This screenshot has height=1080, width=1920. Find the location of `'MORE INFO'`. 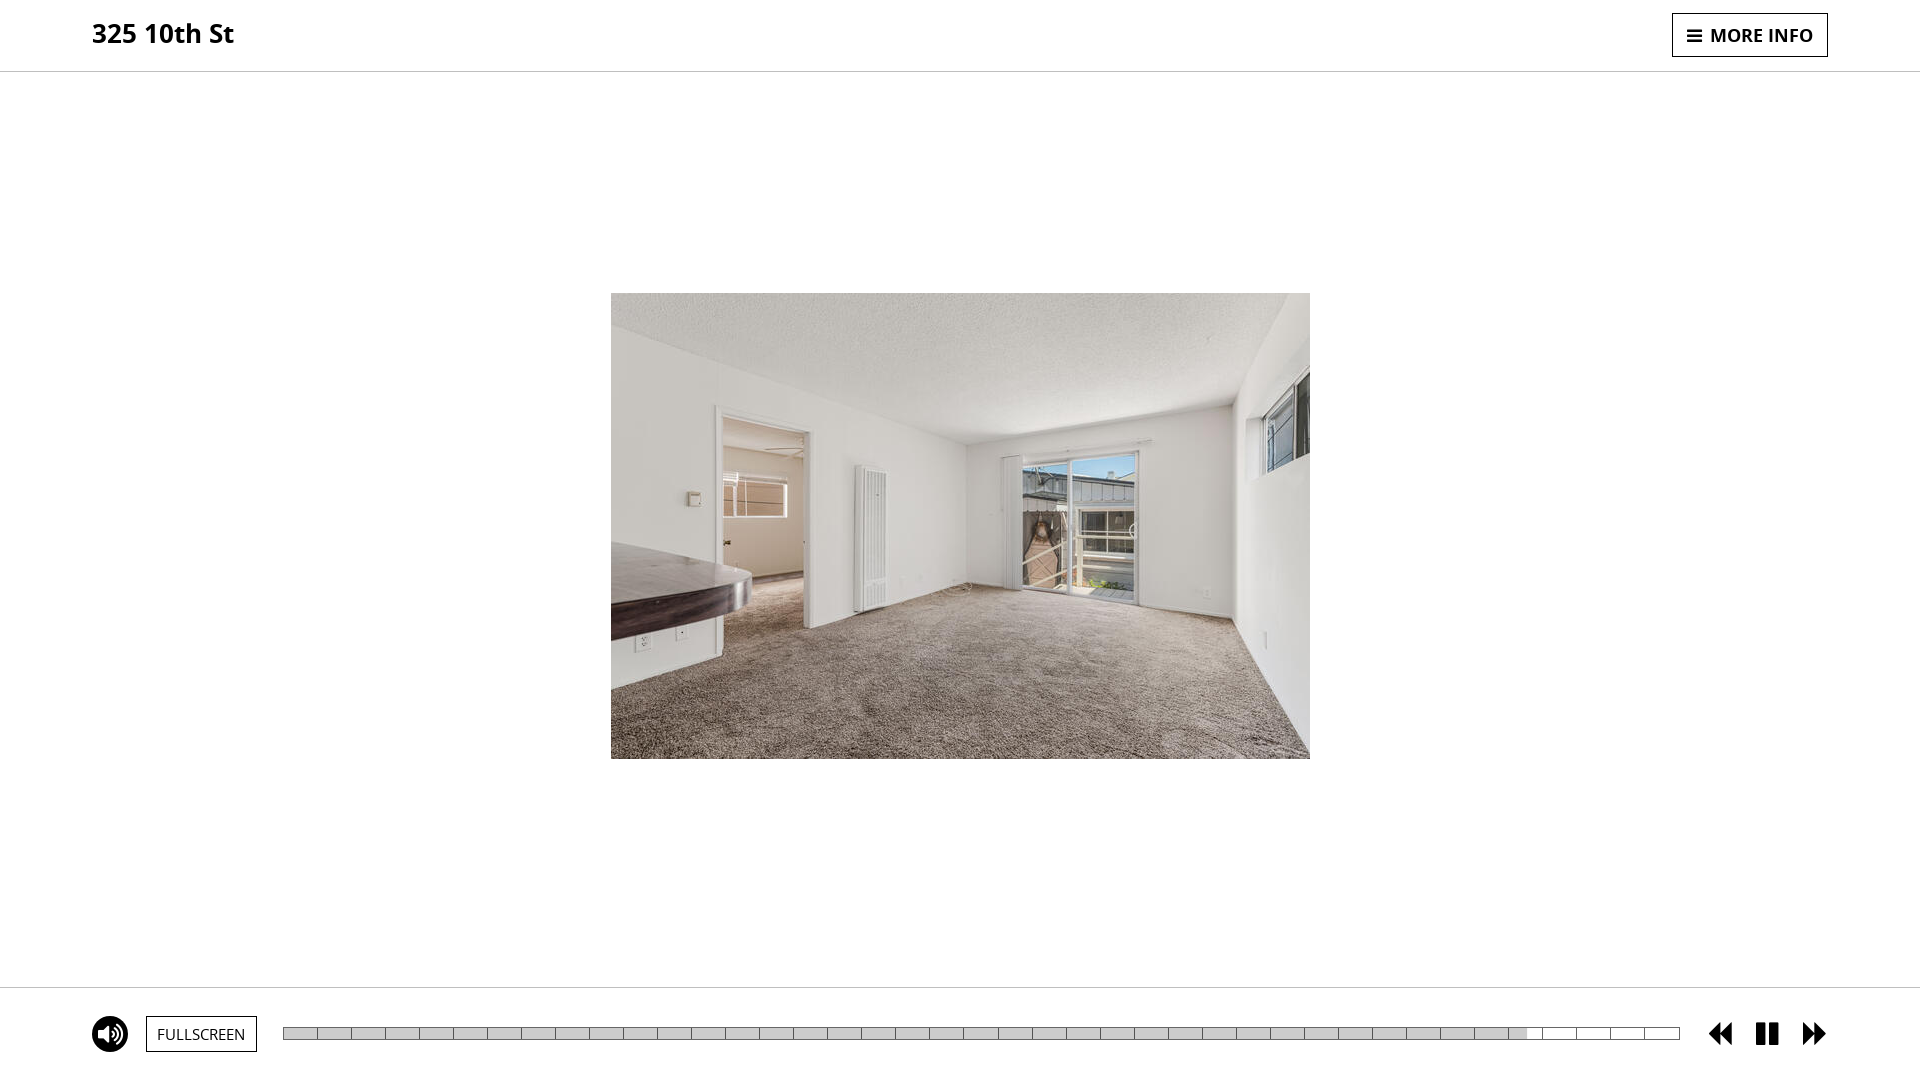

'MORE INFO' is located at coordinates (1671, 34).